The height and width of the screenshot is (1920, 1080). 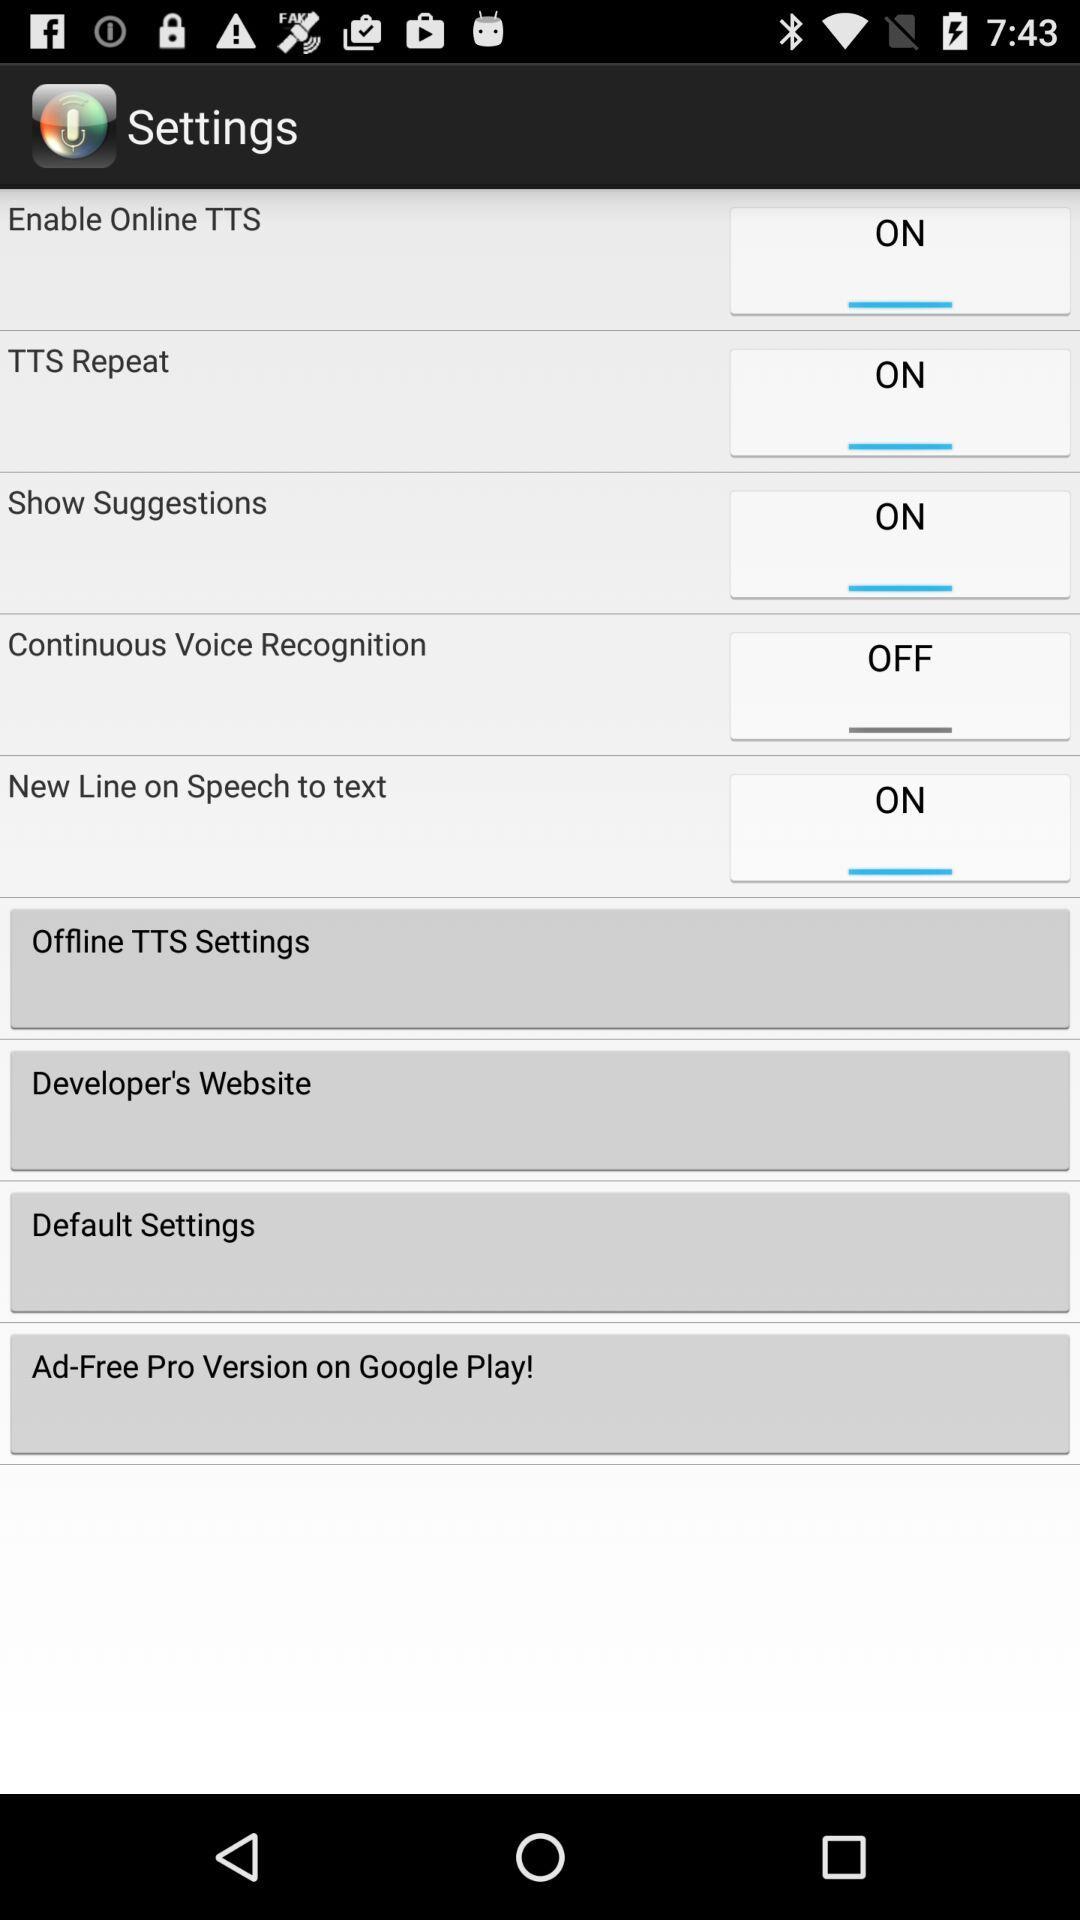 What do you see at coordinates (540, 1251) in the screenshot?
I see `the default settings item` at bounding box center [540, 1251].